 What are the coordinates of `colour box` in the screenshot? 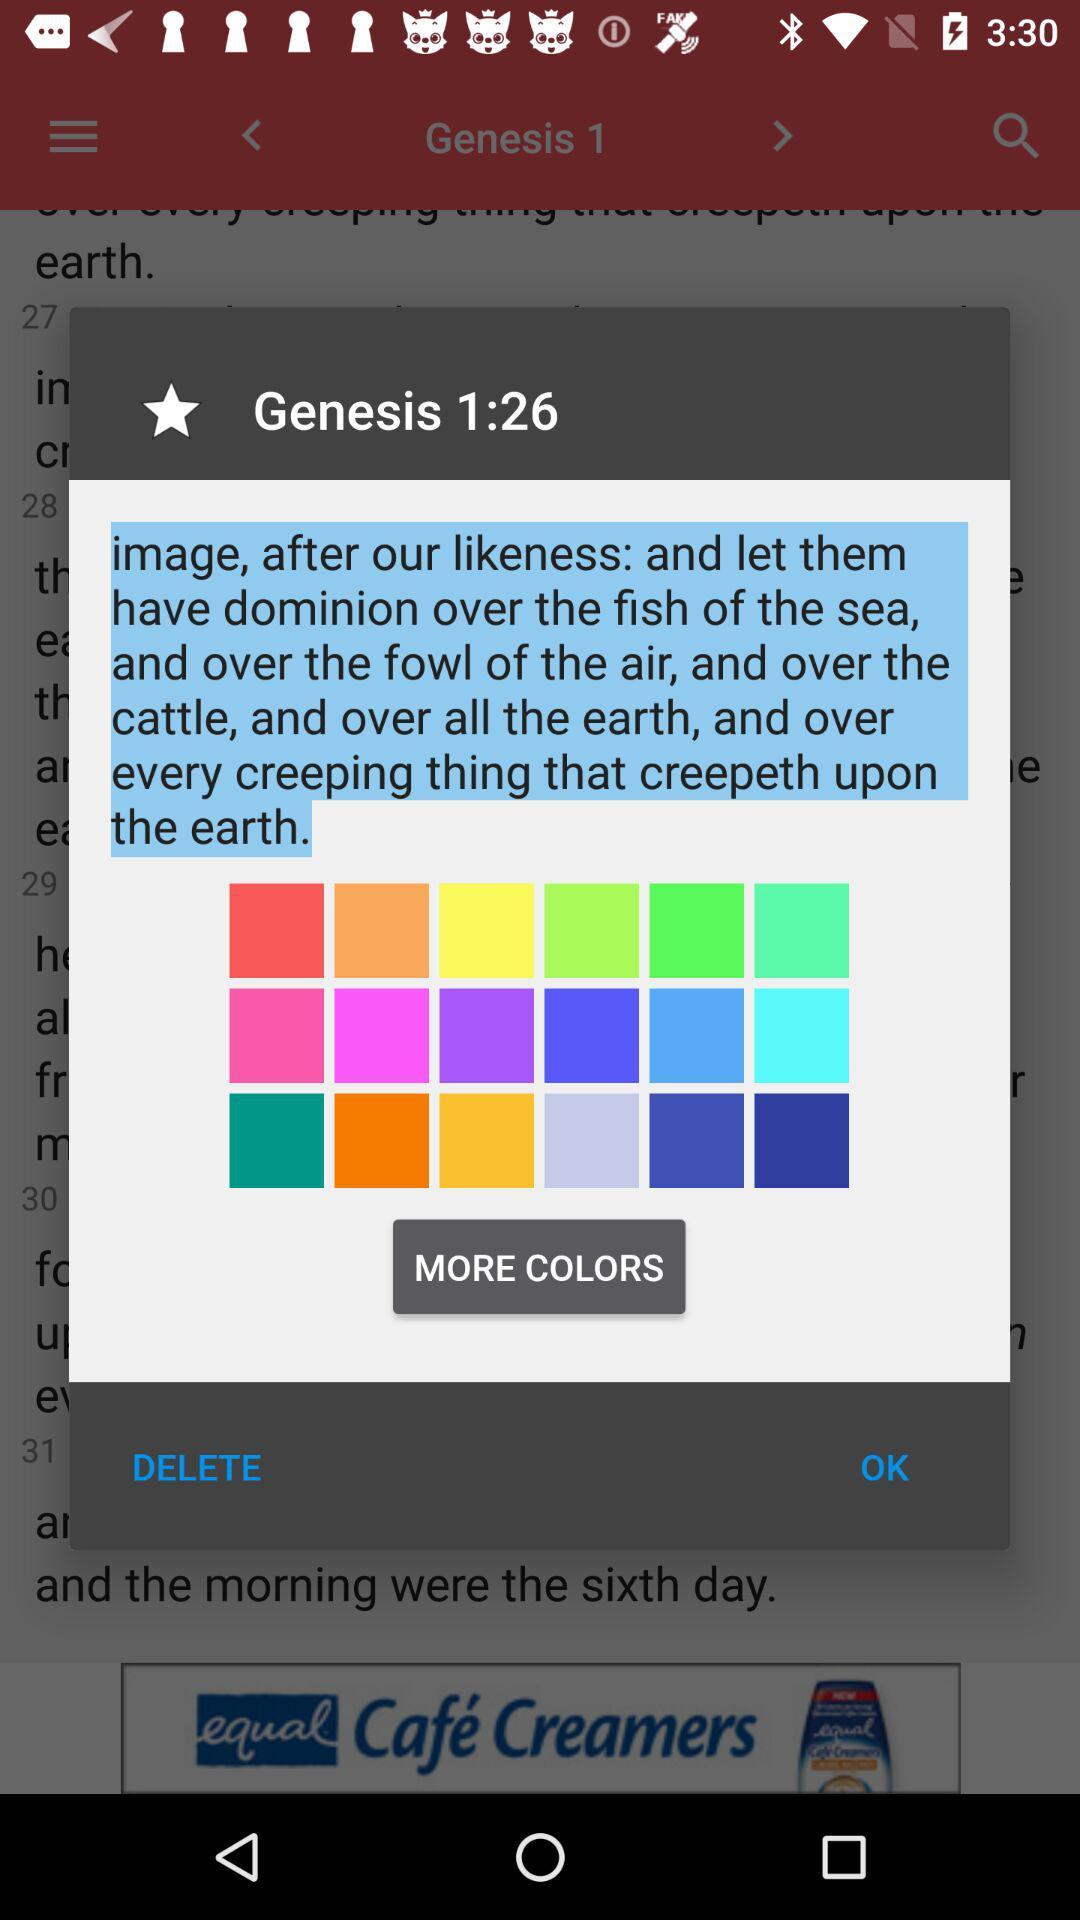 It's located at (800, 1140).